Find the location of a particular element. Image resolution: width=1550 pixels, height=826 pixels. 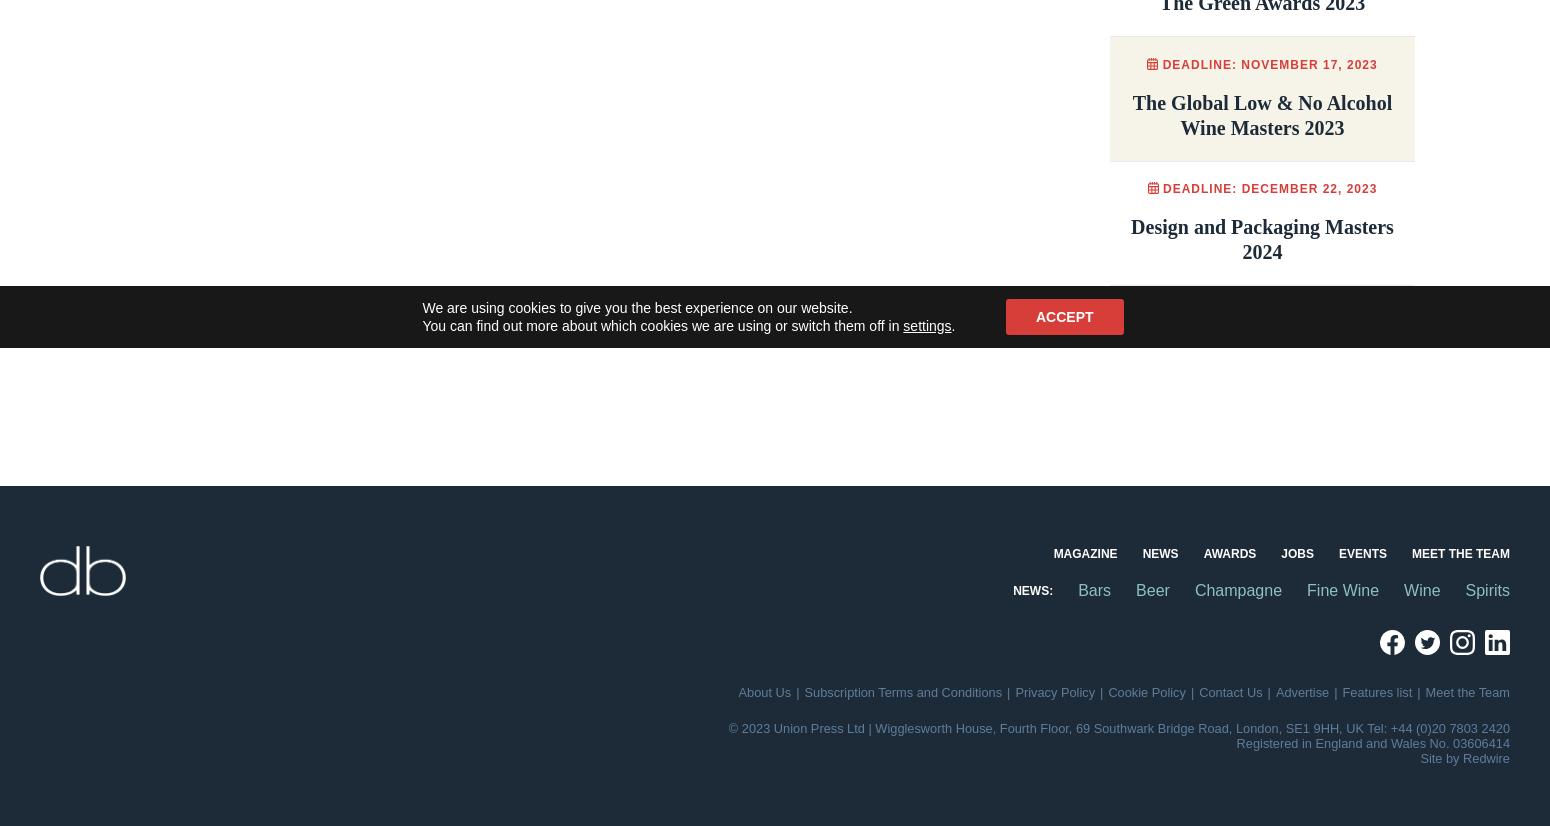

'Contact Us' is located at coordinates (1230, 691).